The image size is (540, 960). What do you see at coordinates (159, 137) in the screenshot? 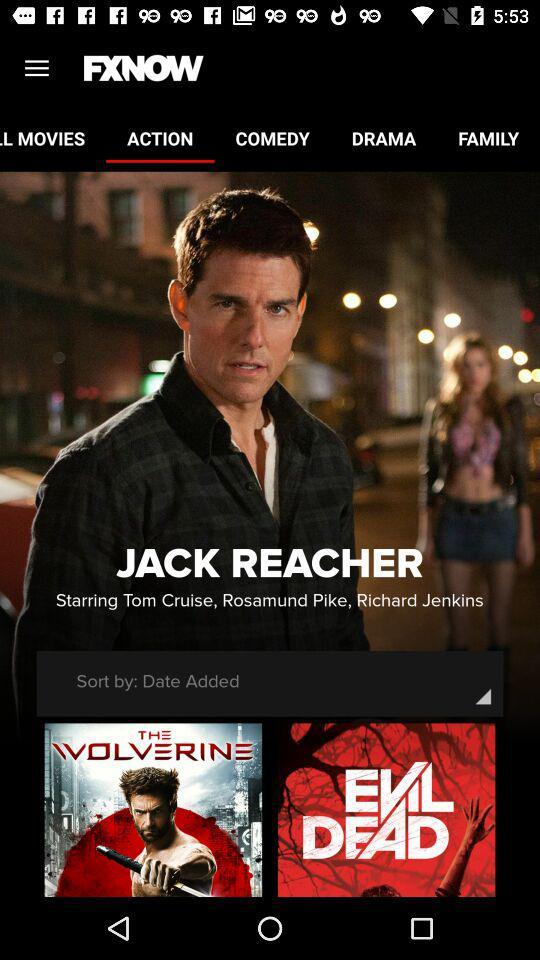
I see `the action item` at bounding box center [159, 137].